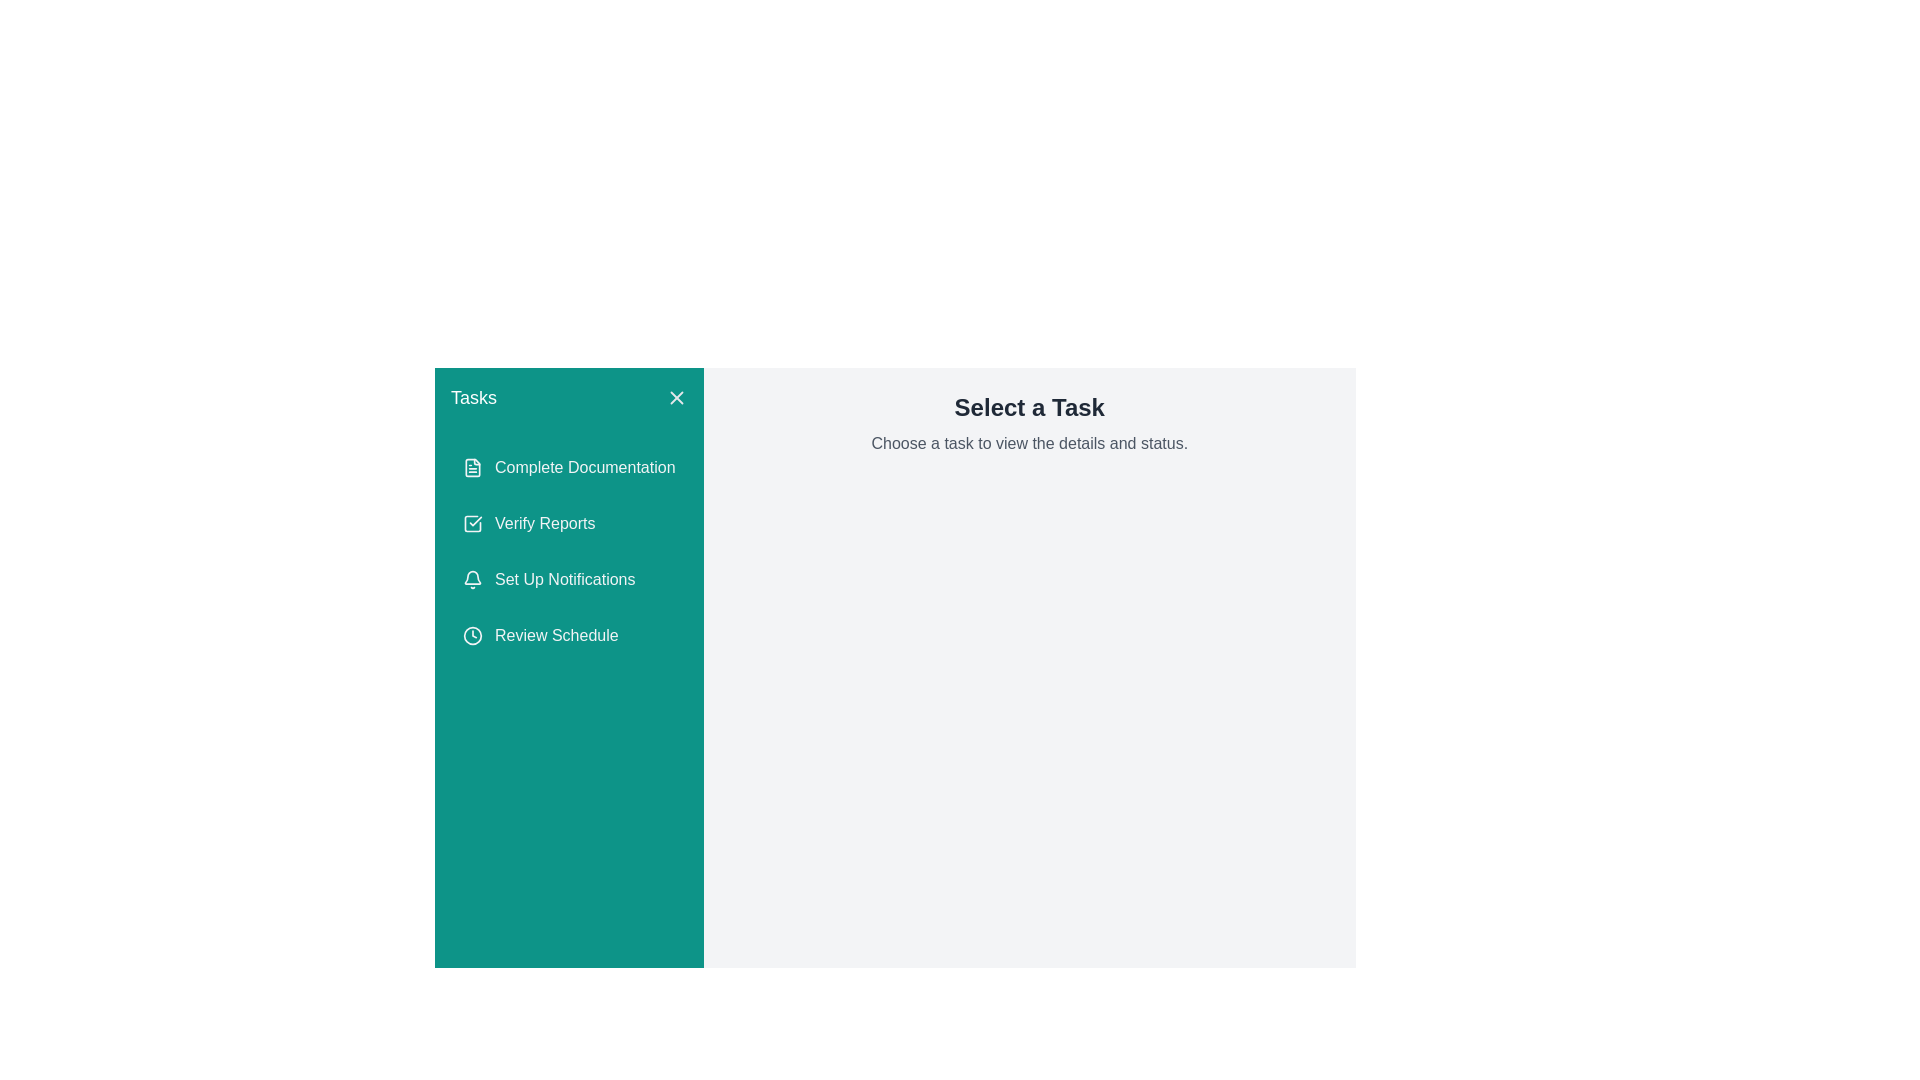 The height and width of the screenshot is (1080, 1920). I want to click on the 'Review Schedule' text label, which is the last item in the task menu below 'Set Up Notifications', so click(556, 636).